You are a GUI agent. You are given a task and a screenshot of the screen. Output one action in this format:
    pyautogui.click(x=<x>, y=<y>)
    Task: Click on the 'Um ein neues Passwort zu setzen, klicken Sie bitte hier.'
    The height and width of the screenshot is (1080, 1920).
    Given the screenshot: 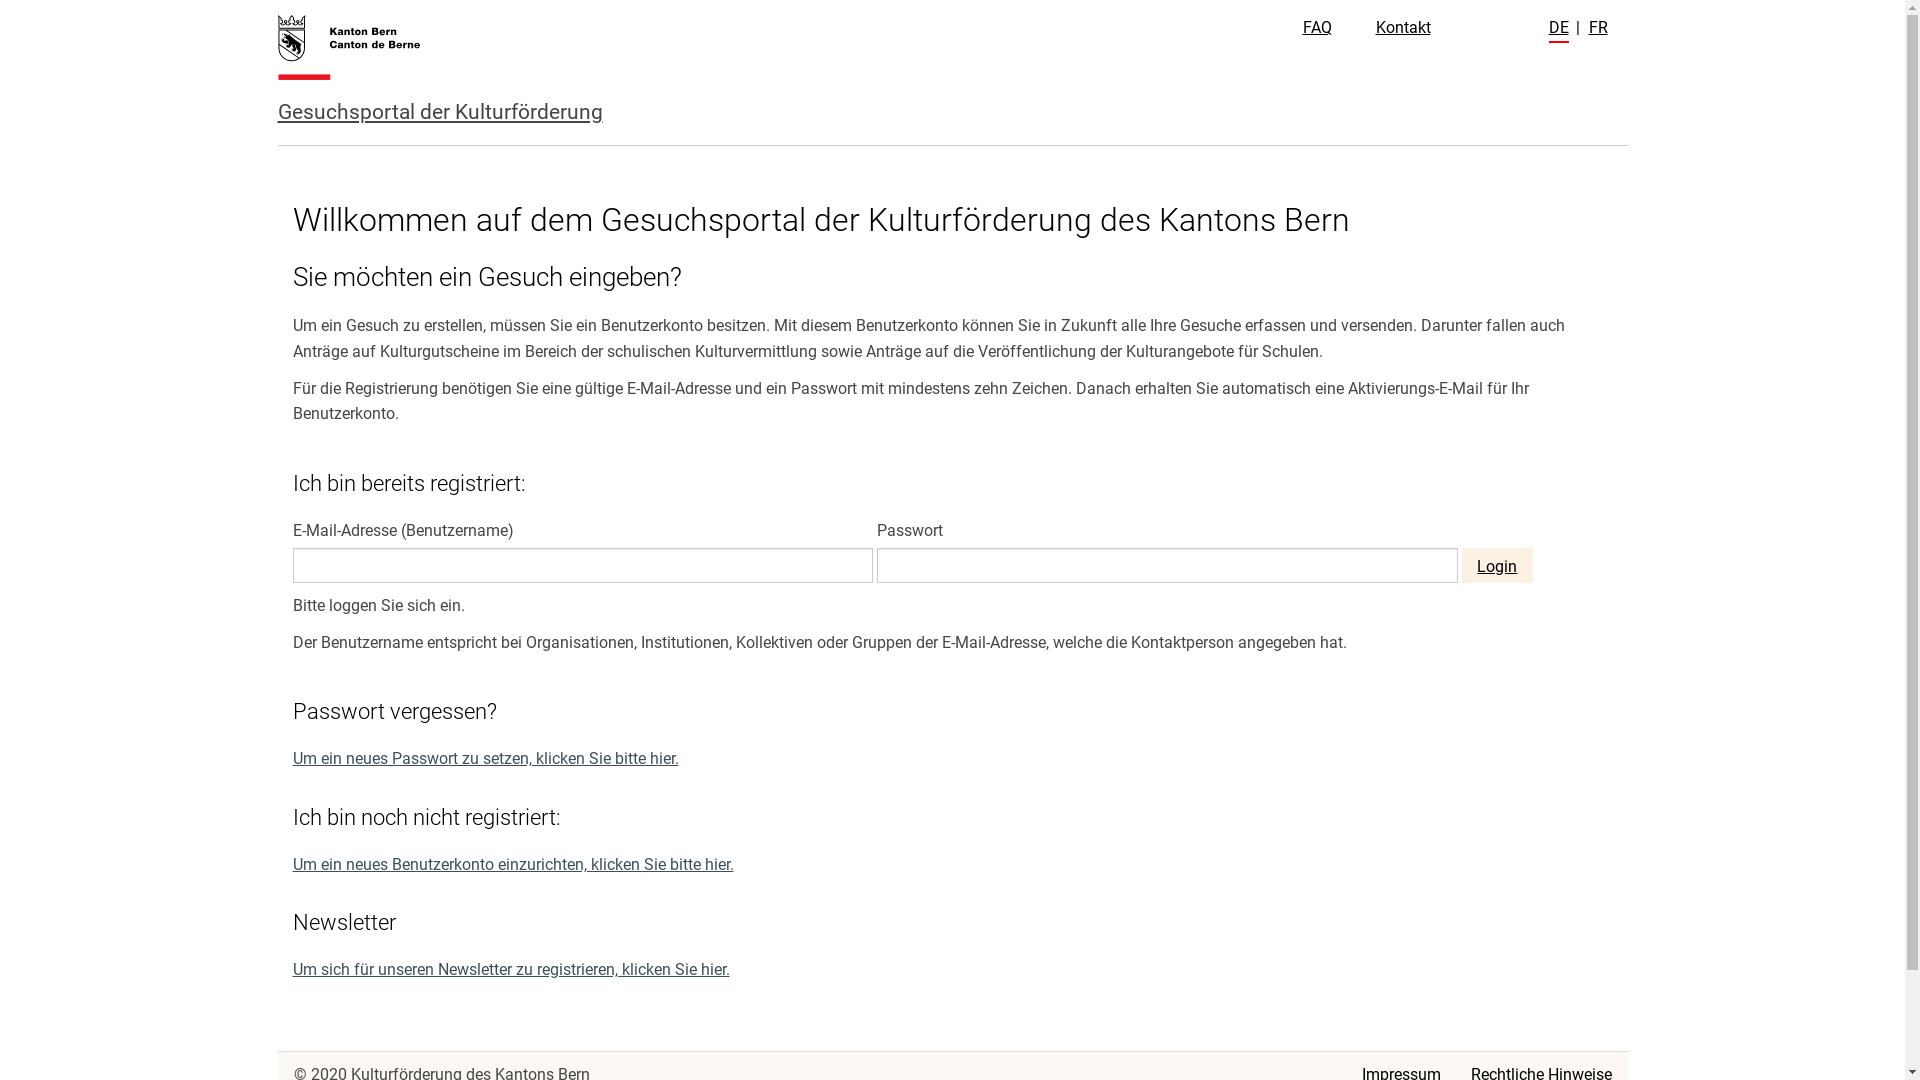 What is the action you would take?
    pyautogui.click(x=484, y=758)
    